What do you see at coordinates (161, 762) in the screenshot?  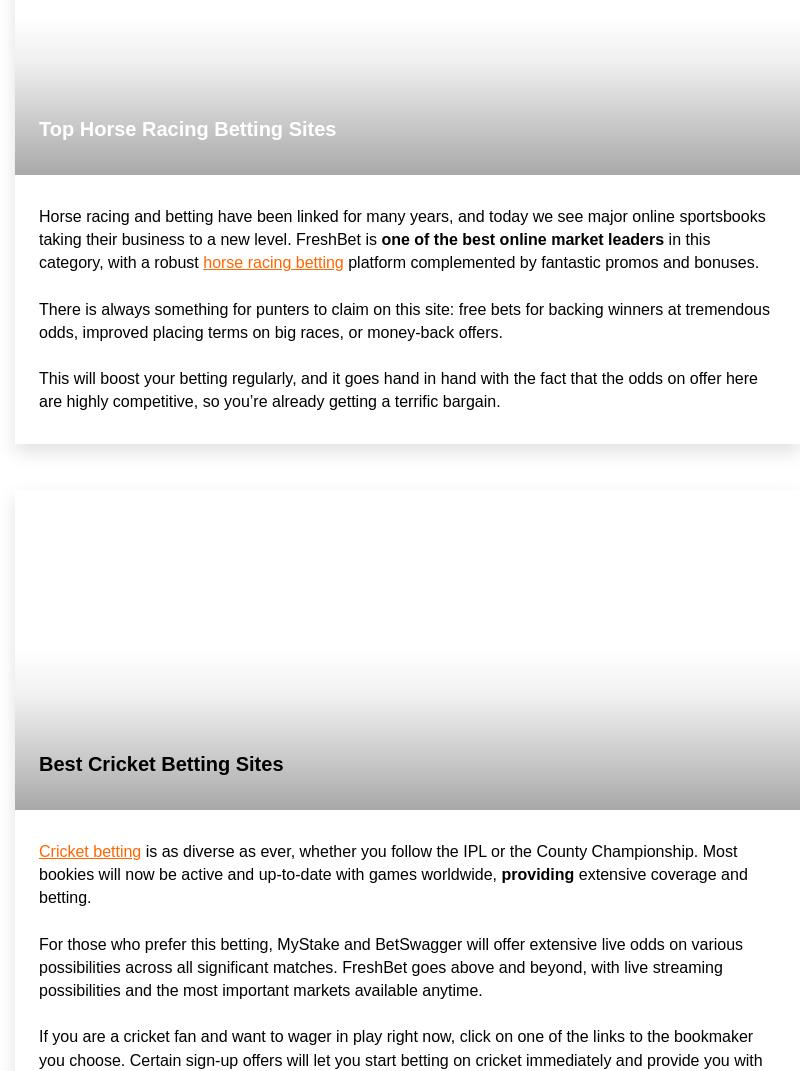 I see `'Best Cricket Betting Sites'` at bounding box center [161, 762].